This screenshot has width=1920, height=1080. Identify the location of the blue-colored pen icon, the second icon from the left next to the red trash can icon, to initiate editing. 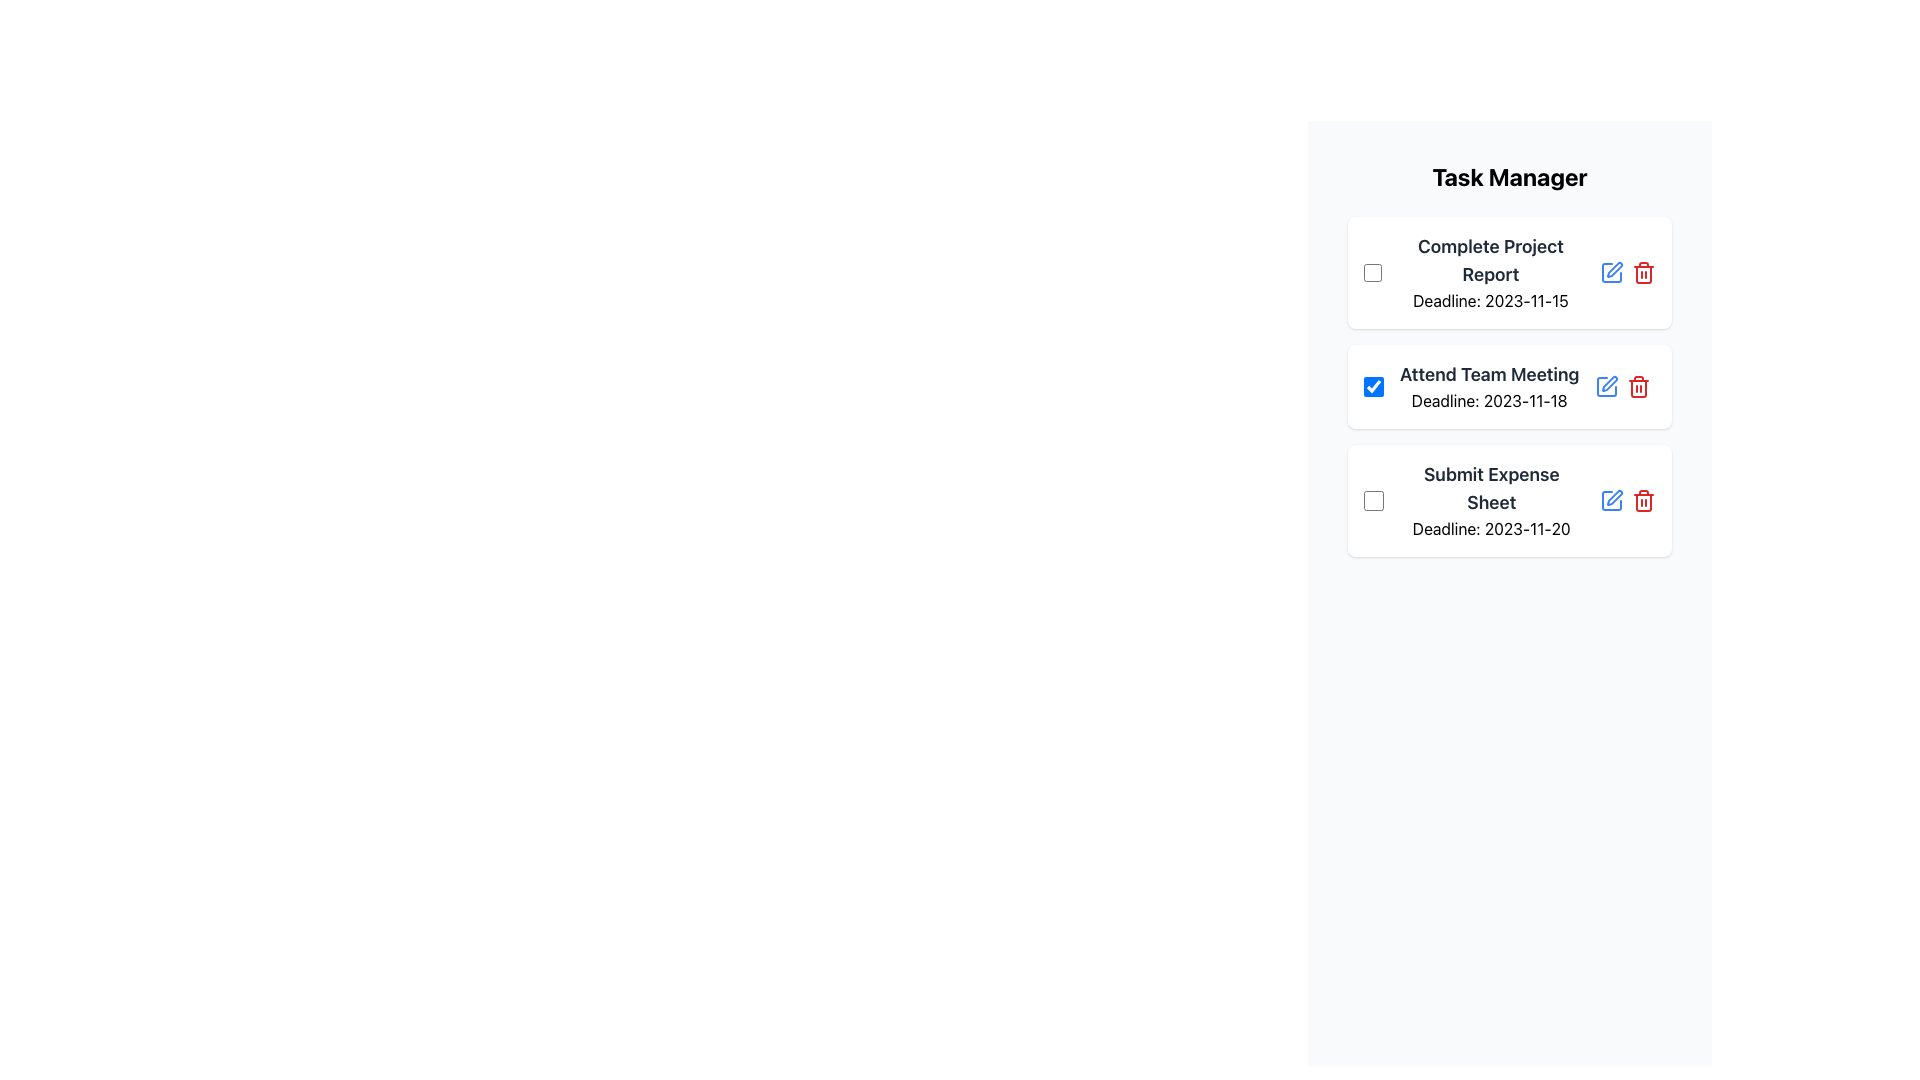
(1613, 270).